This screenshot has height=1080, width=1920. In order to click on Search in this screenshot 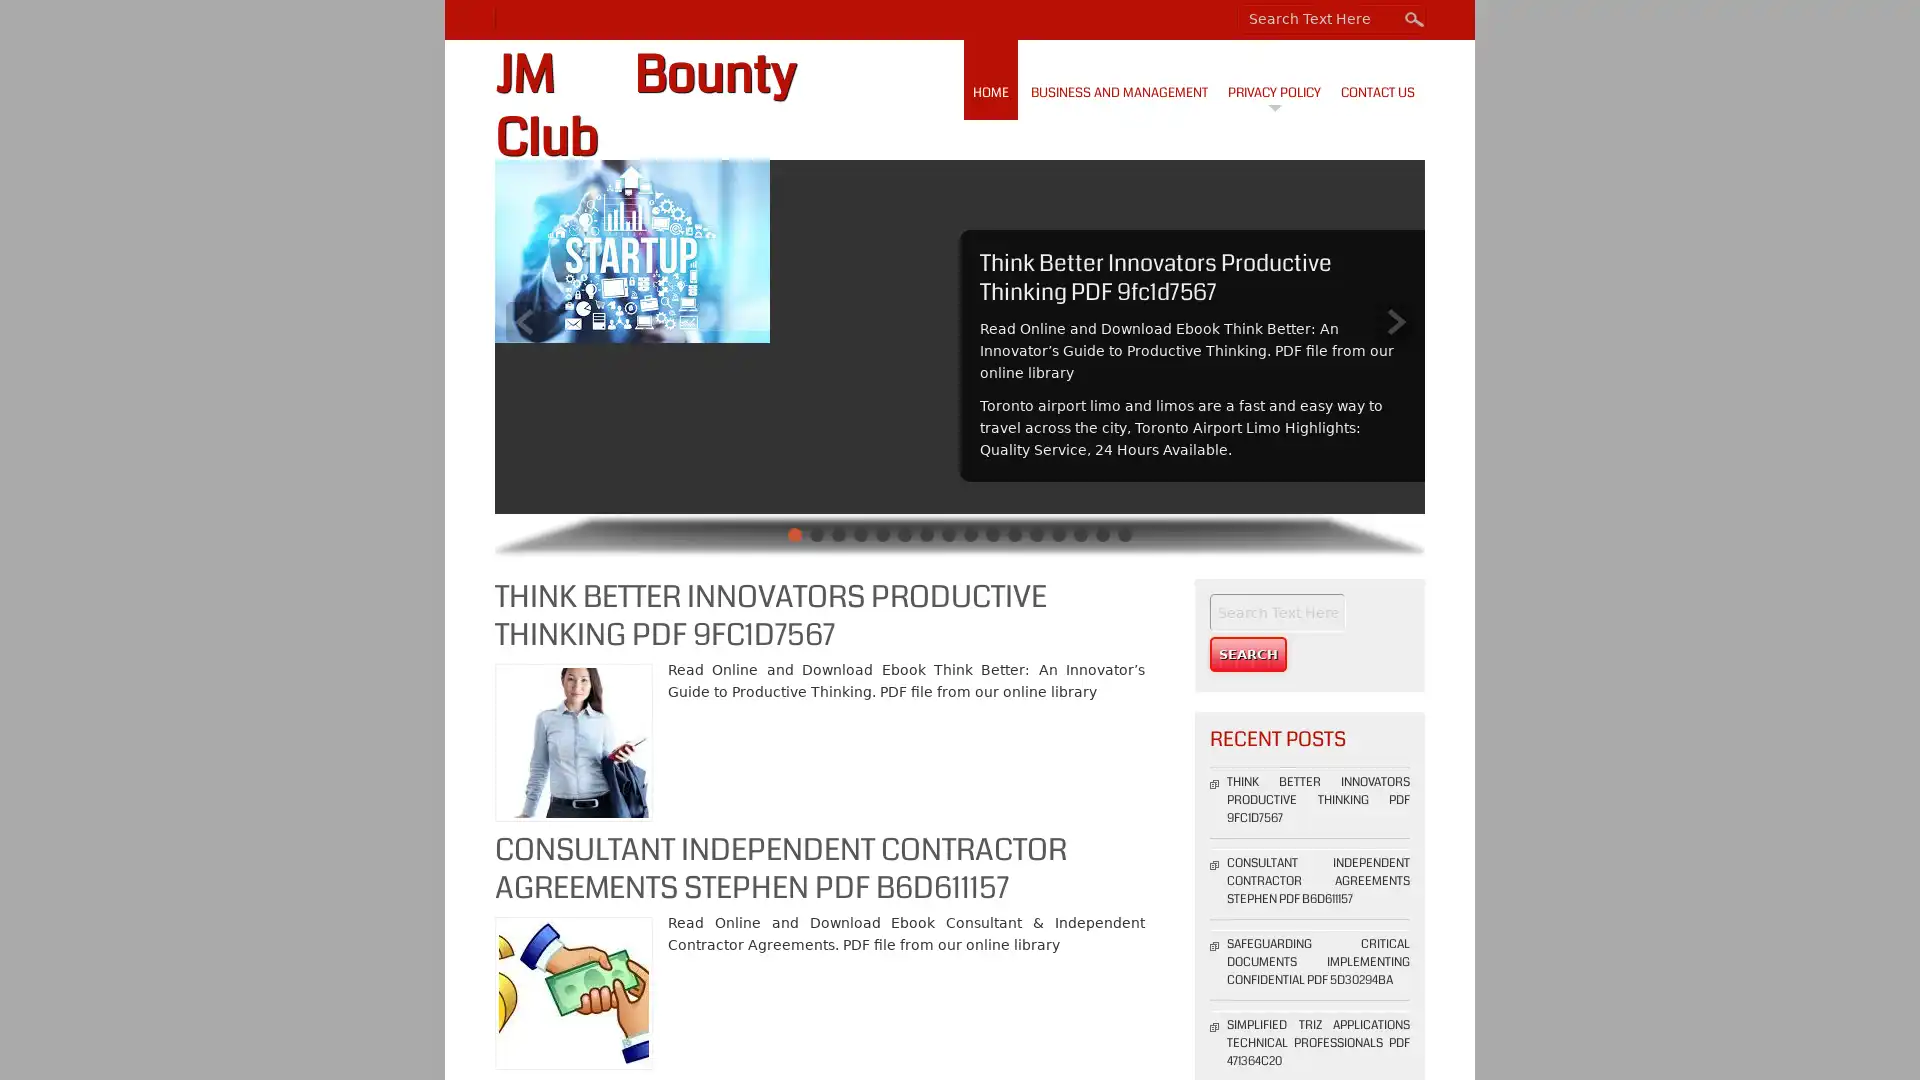, I will do `click(1247, 654)`.